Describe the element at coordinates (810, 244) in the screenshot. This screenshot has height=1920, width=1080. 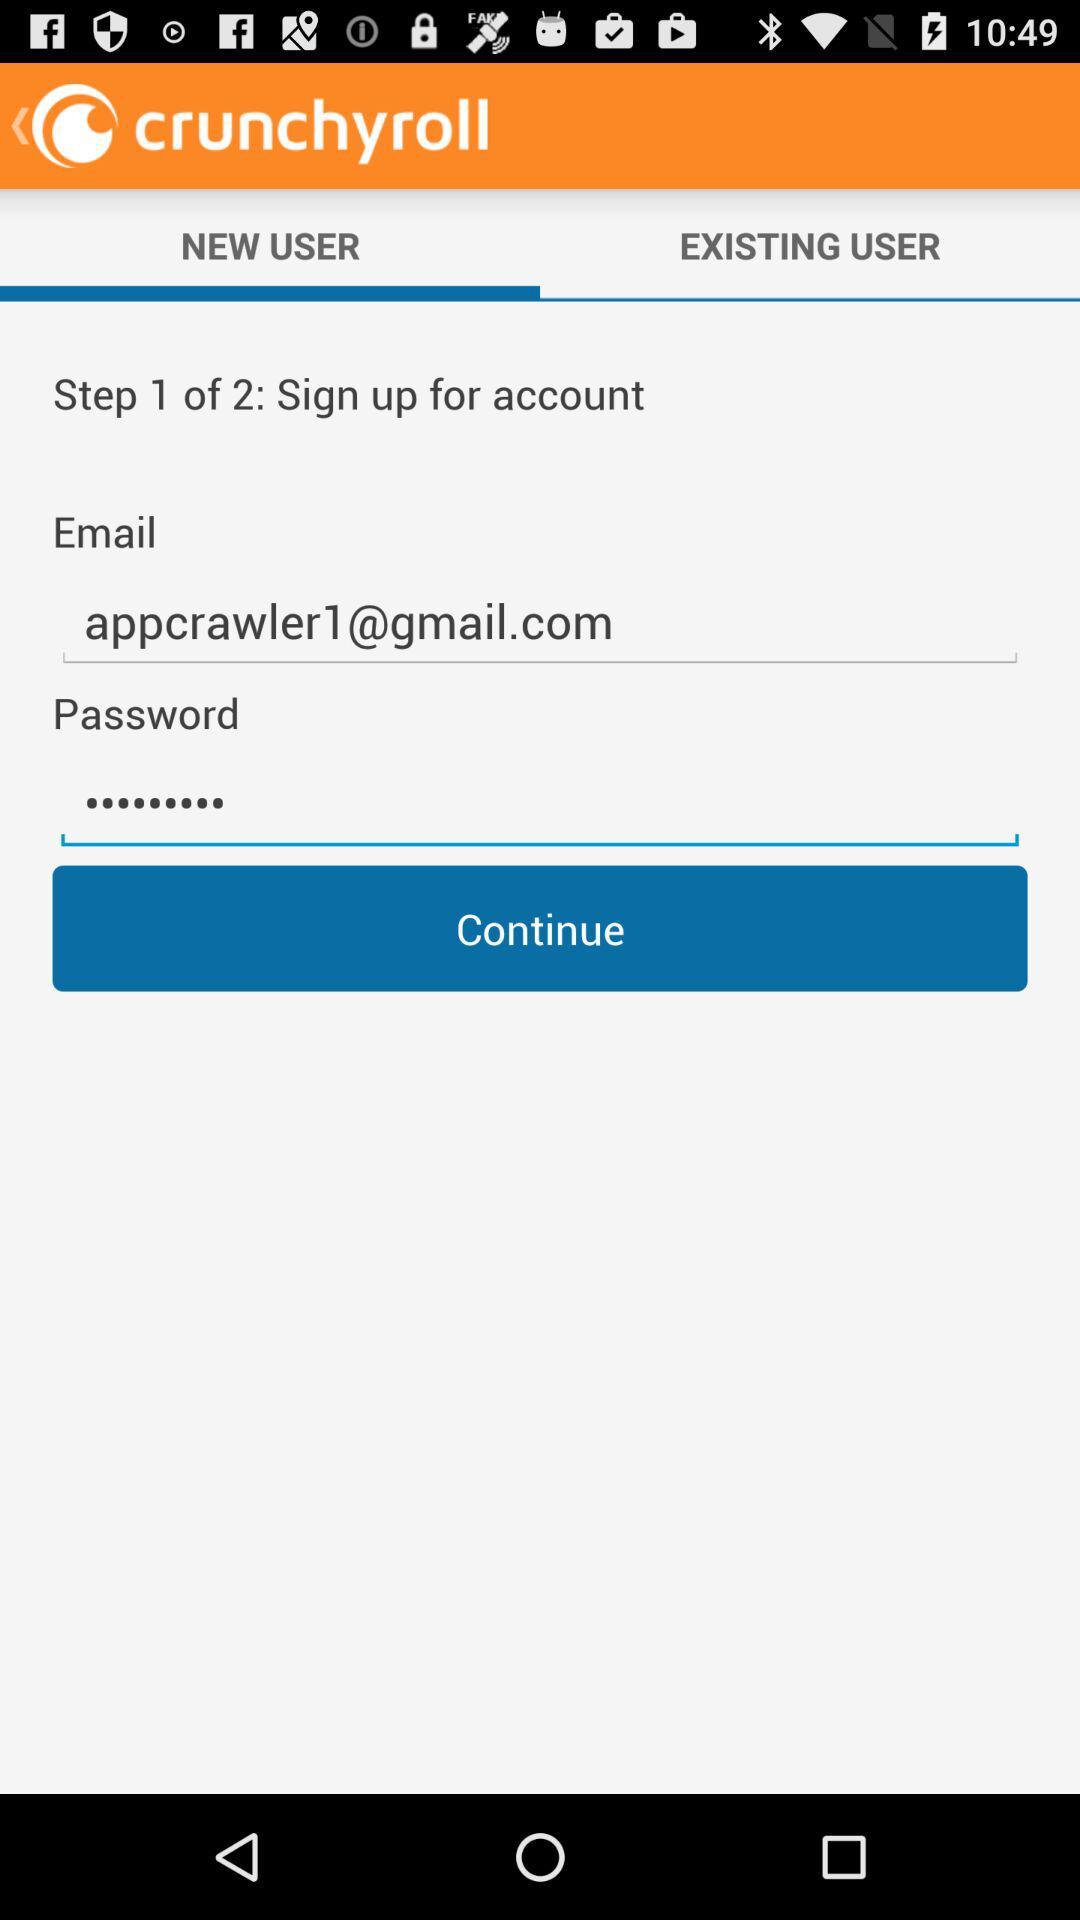
I see `the existing user at the top right corner` at that location.